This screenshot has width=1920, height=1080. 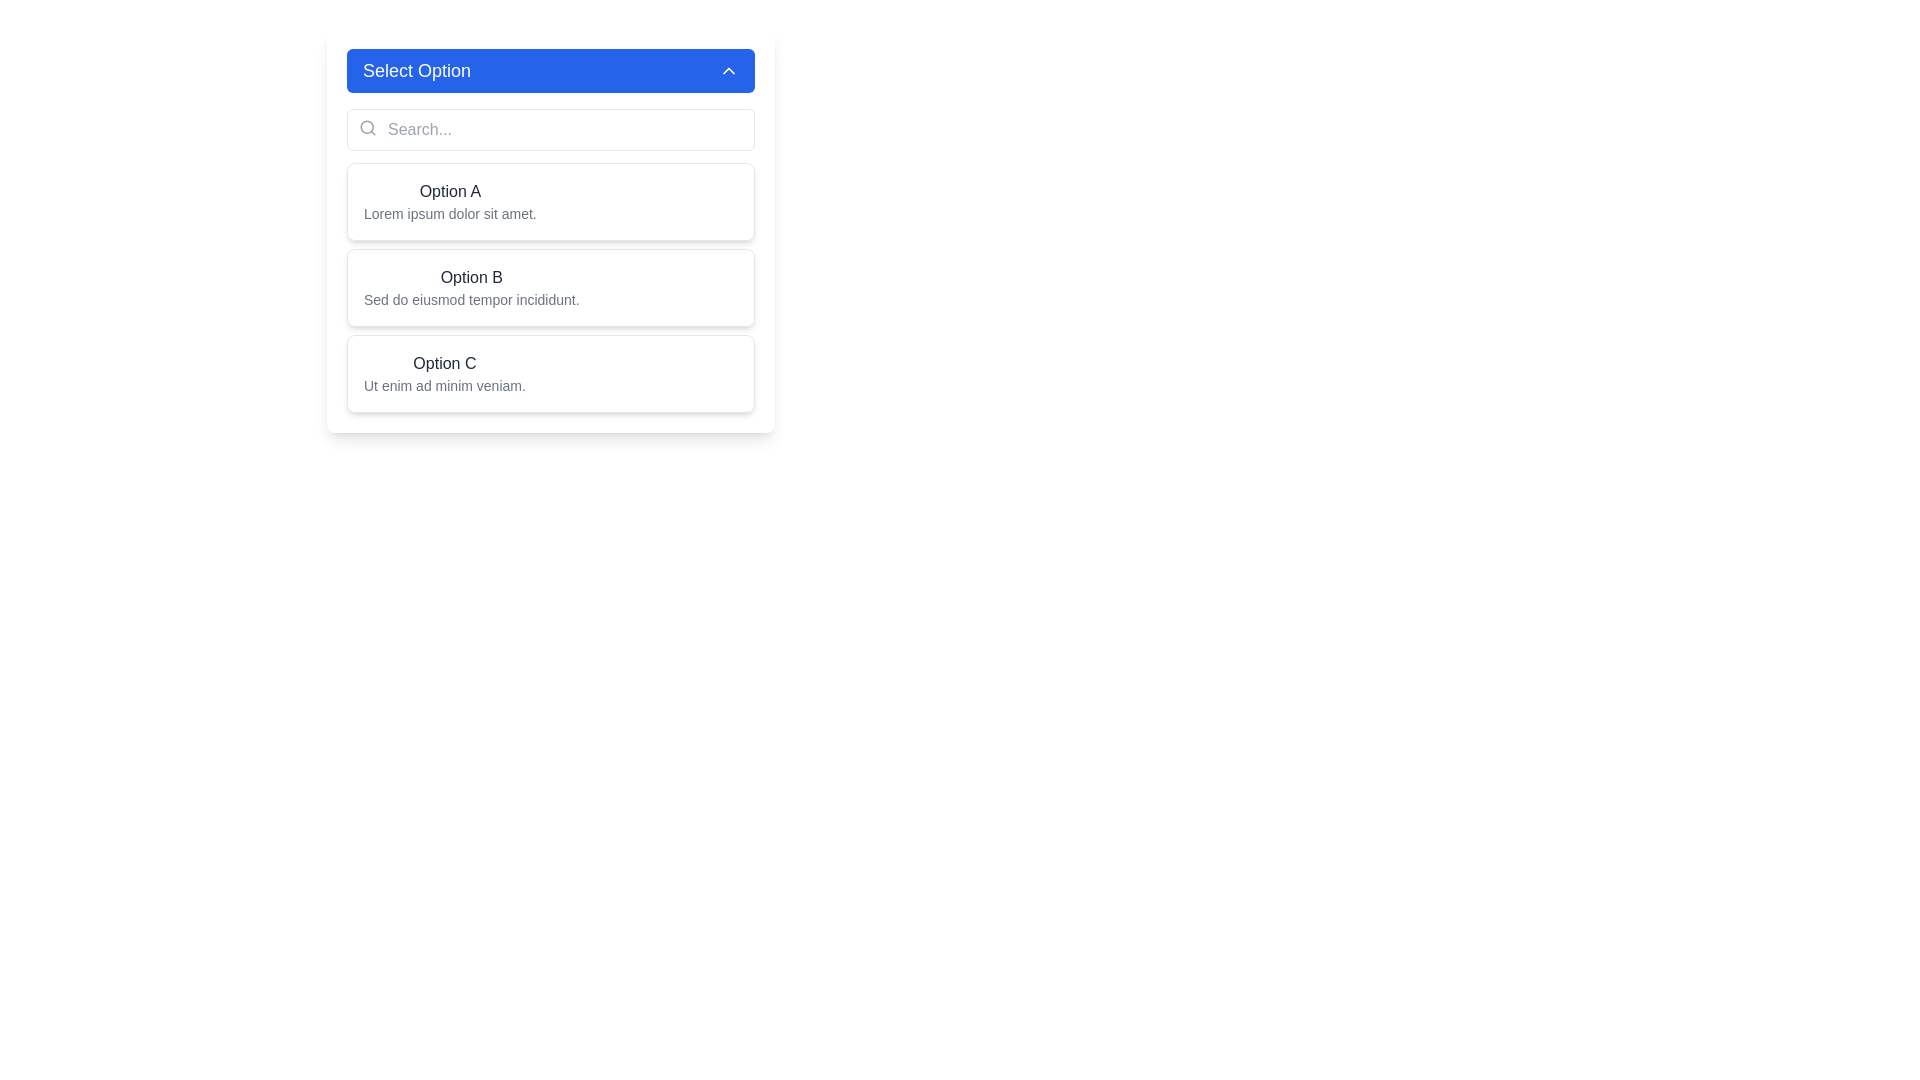 I want to click on descriptive text label for 'Option B' located in the second position of the selection list, which provides information to help users identify and select this option, so click(x=470, y=288).